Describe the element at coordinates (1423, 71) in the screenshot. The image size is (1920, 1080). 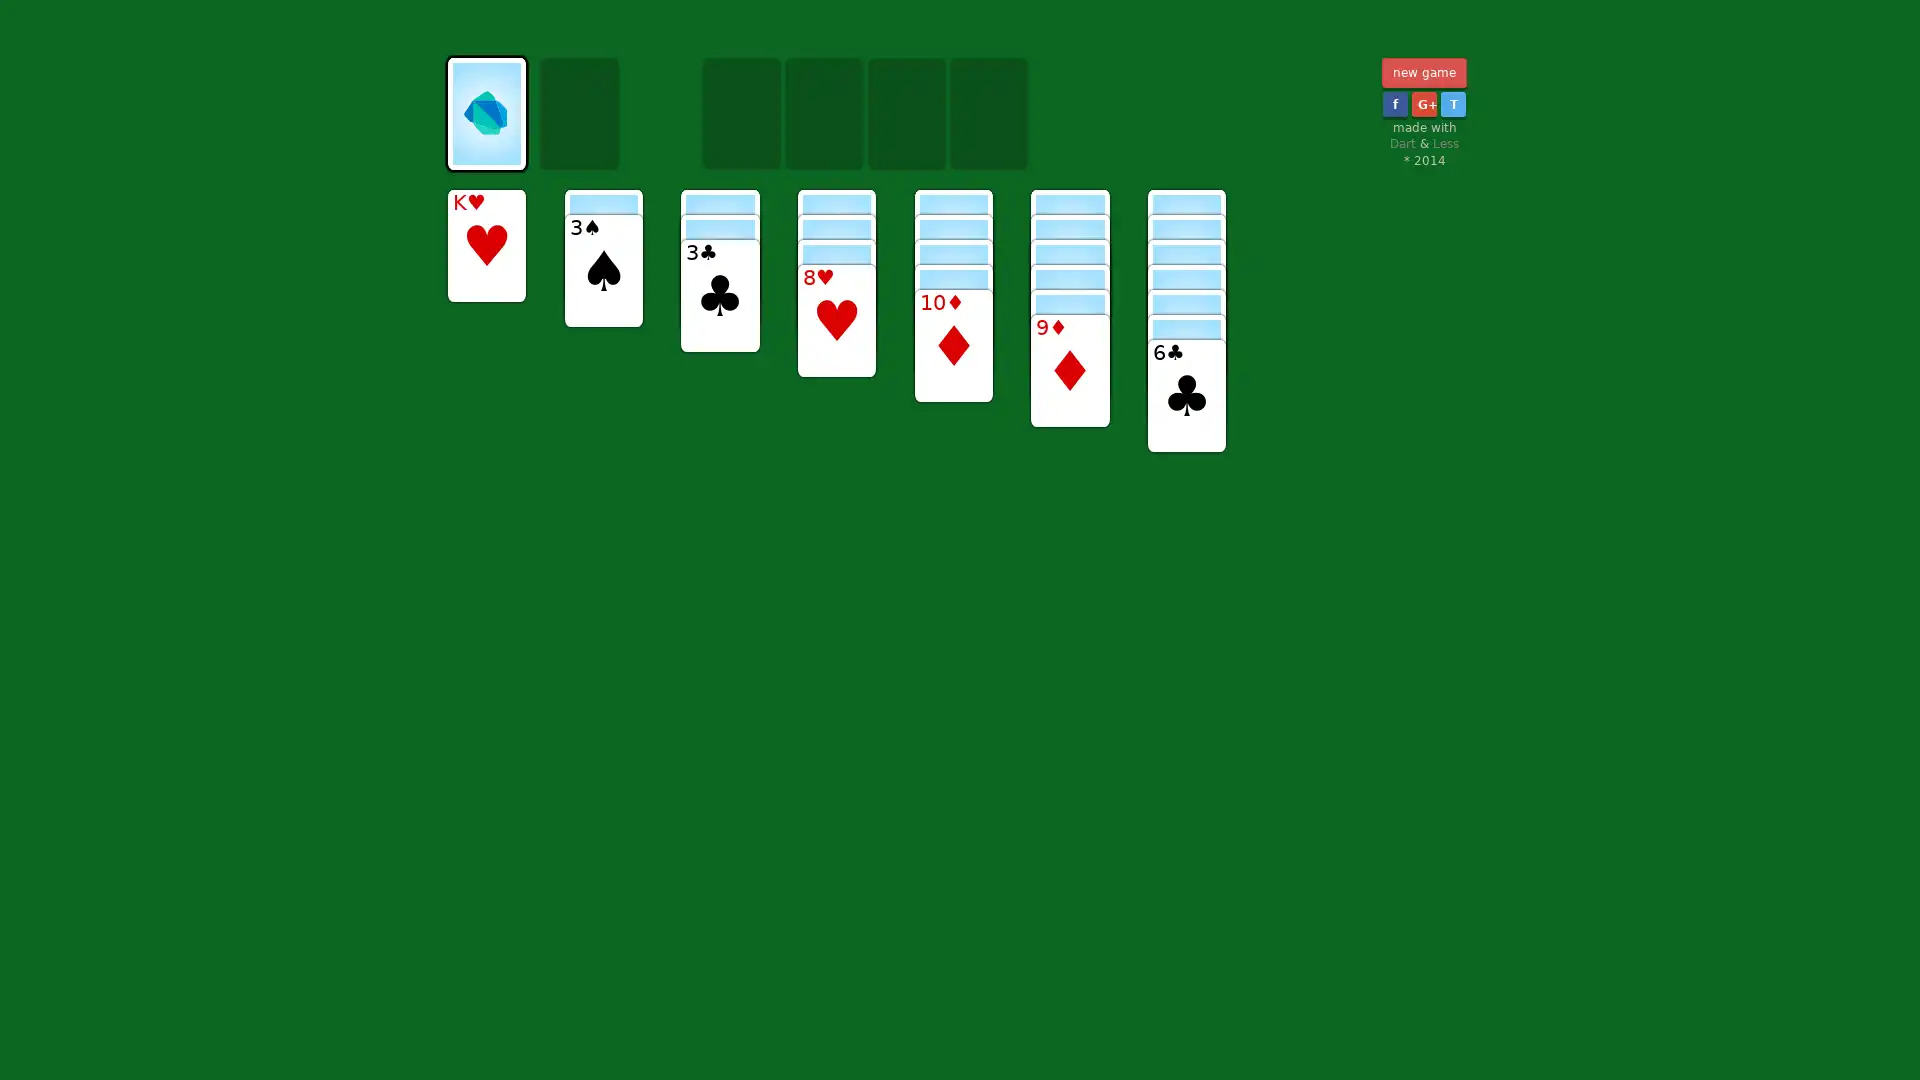
I see `new game` at that location.